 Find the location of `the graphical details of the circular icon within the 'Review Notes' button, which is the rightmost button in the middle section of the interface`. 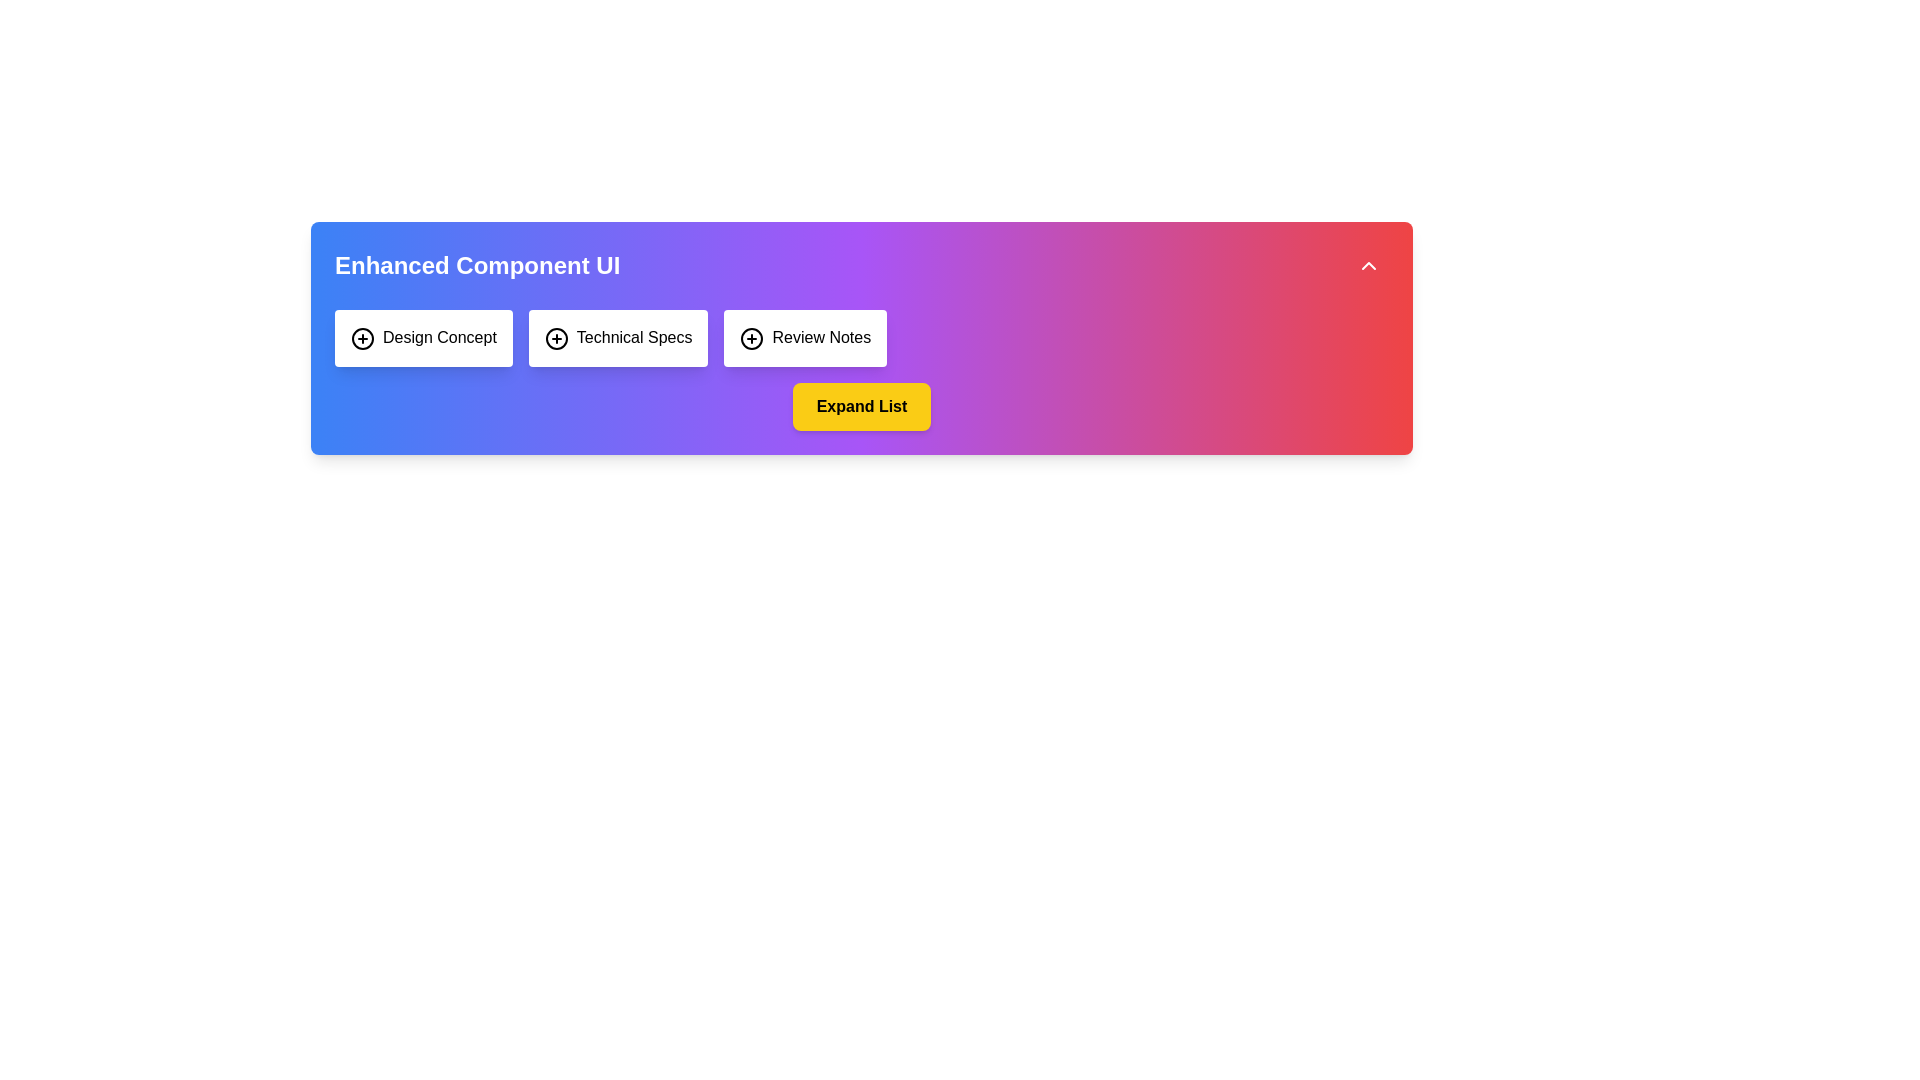

the graphical details of the circular icon within the 'Review Notes' button, which is the rightmost button in the middle section of the interface is located at coordinates (751, 337).